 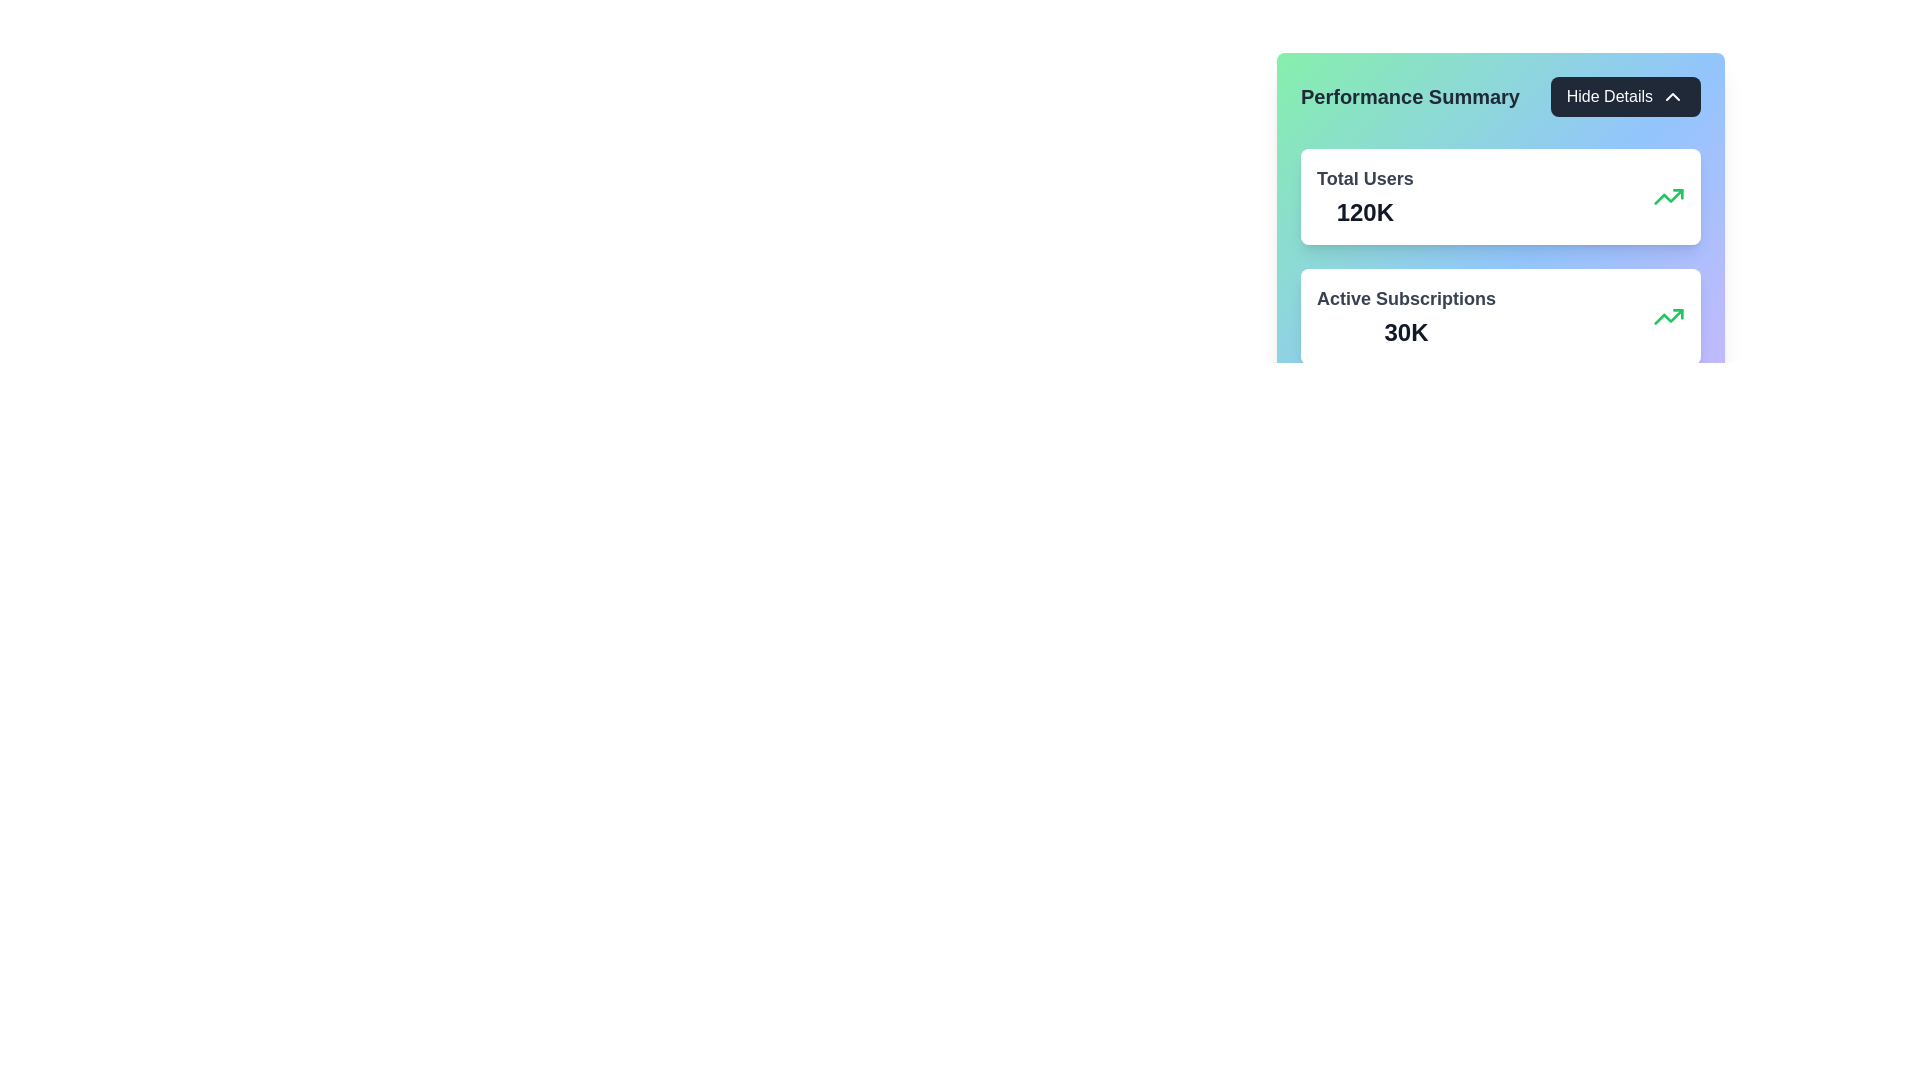 I want to click on text displayed in the 'Active Subscriptions' label, which is bold and dark gray in color, located inside the second card of the performance summary panel on the right side of the interface, so click(x=1405, y=299).